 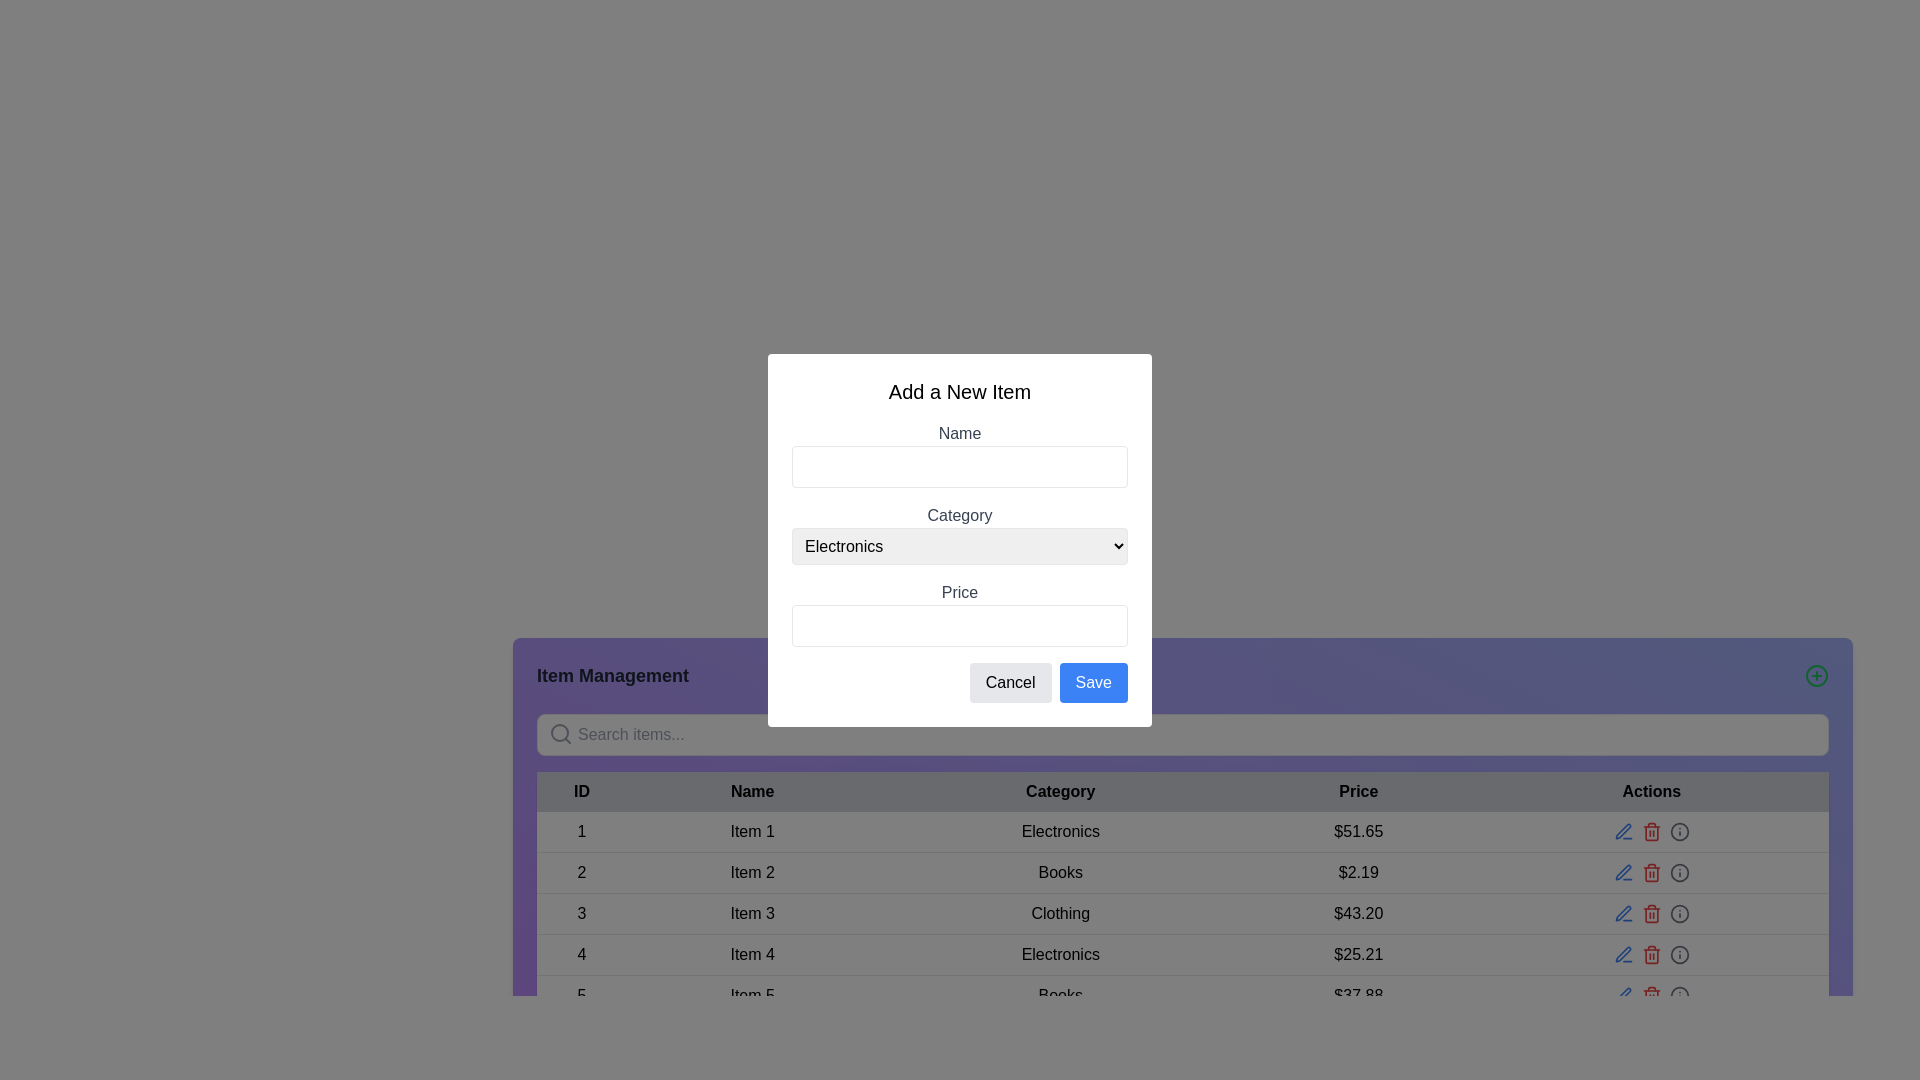 What do you see at coordinates (1651, 873) in the screenshot?
I see `the red trashcan icon button used for deletion in the second row of the data table under the 'Actions' column` at bounding box center [1651, 873].